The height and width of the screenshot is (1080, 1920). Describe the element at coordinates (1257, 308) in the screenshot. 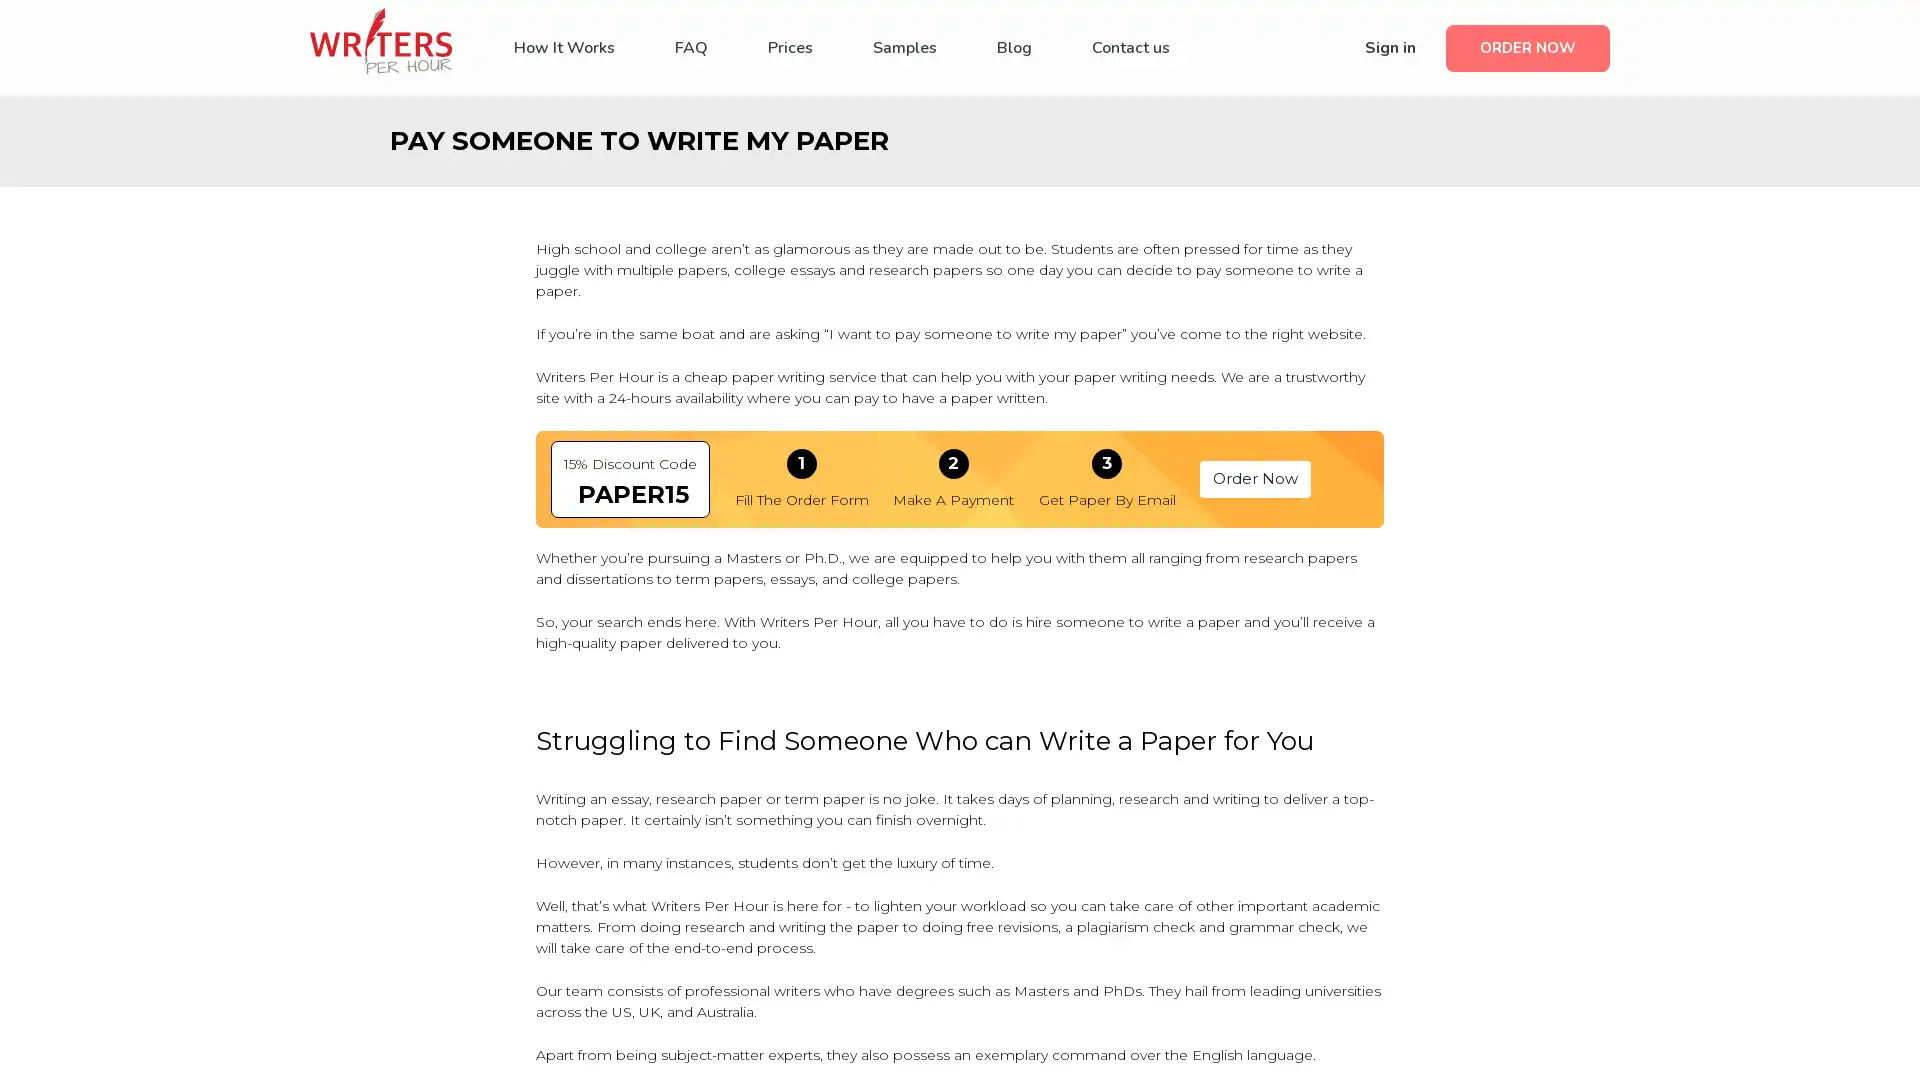

I see `Close` at that location.